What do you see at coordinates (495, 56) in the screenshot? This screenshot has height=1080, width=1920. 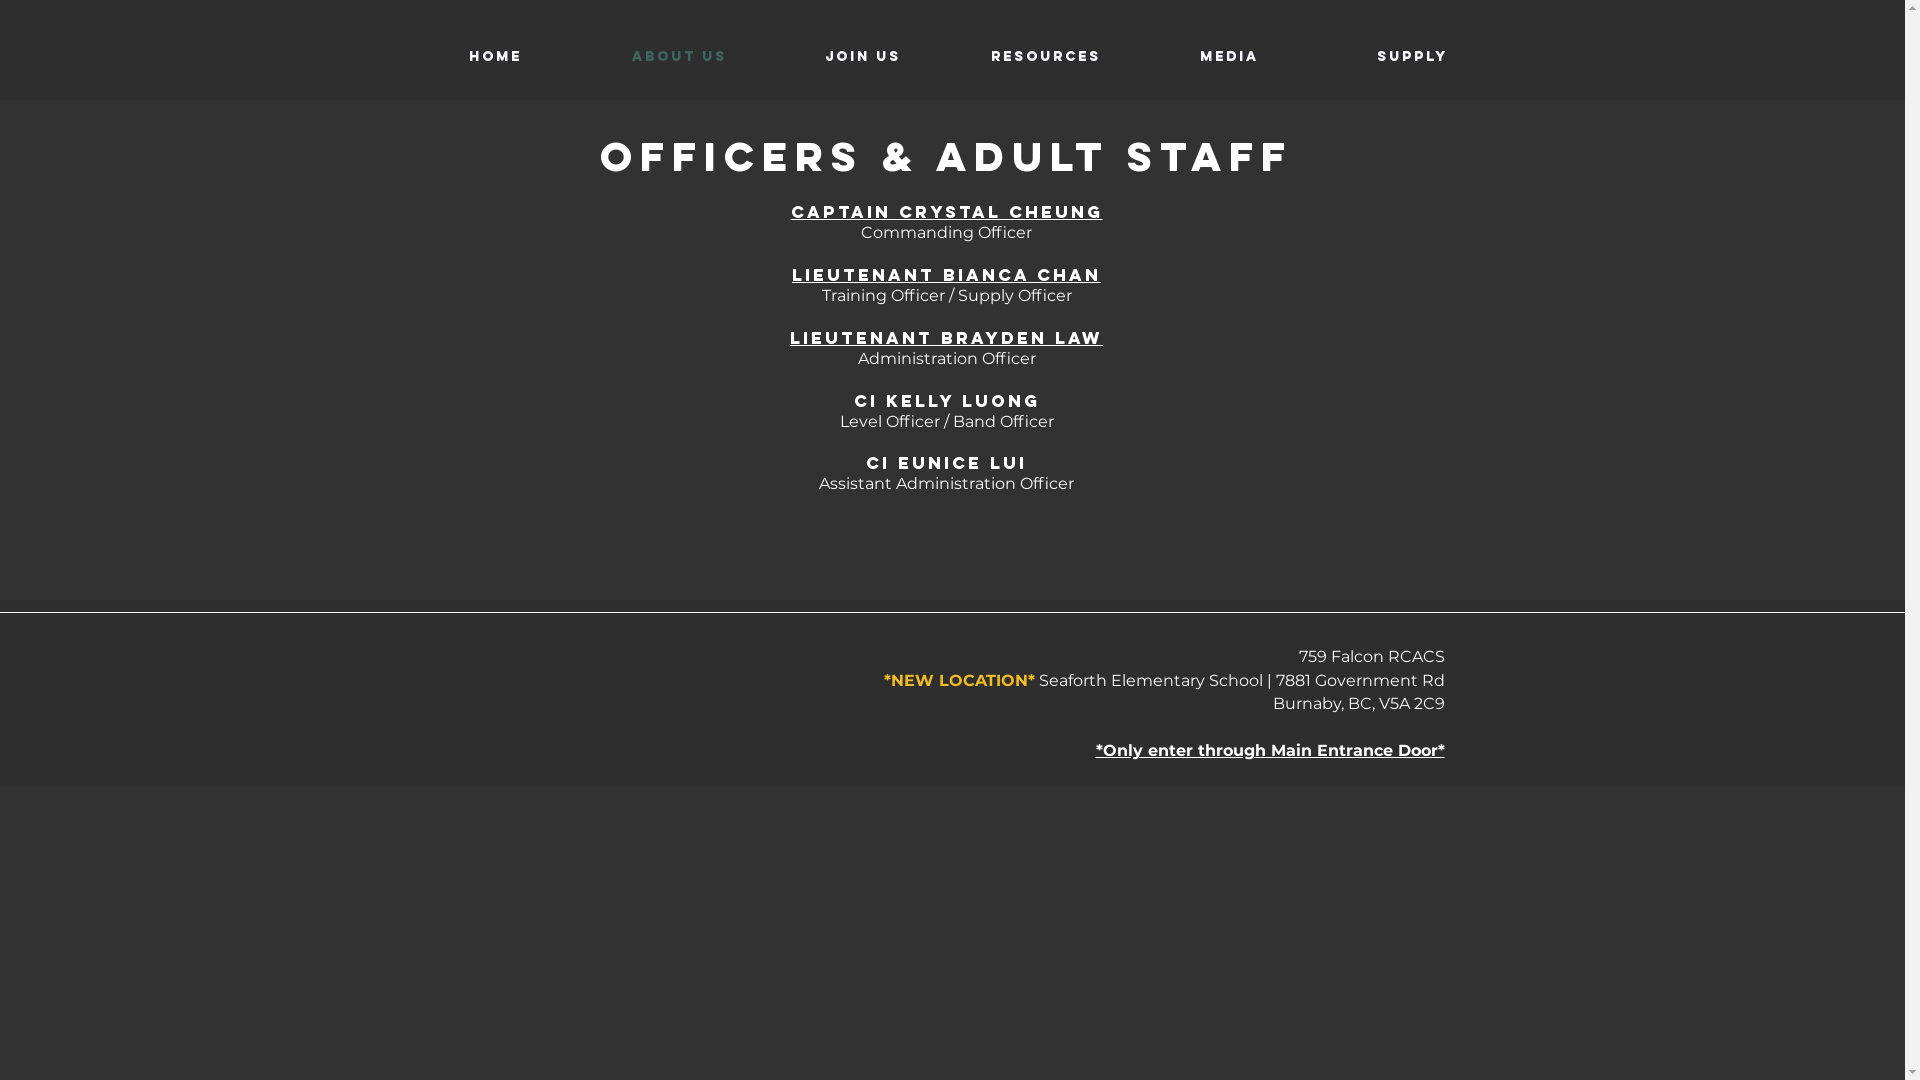 I see `'Home'` at bounding box center [495, 56].